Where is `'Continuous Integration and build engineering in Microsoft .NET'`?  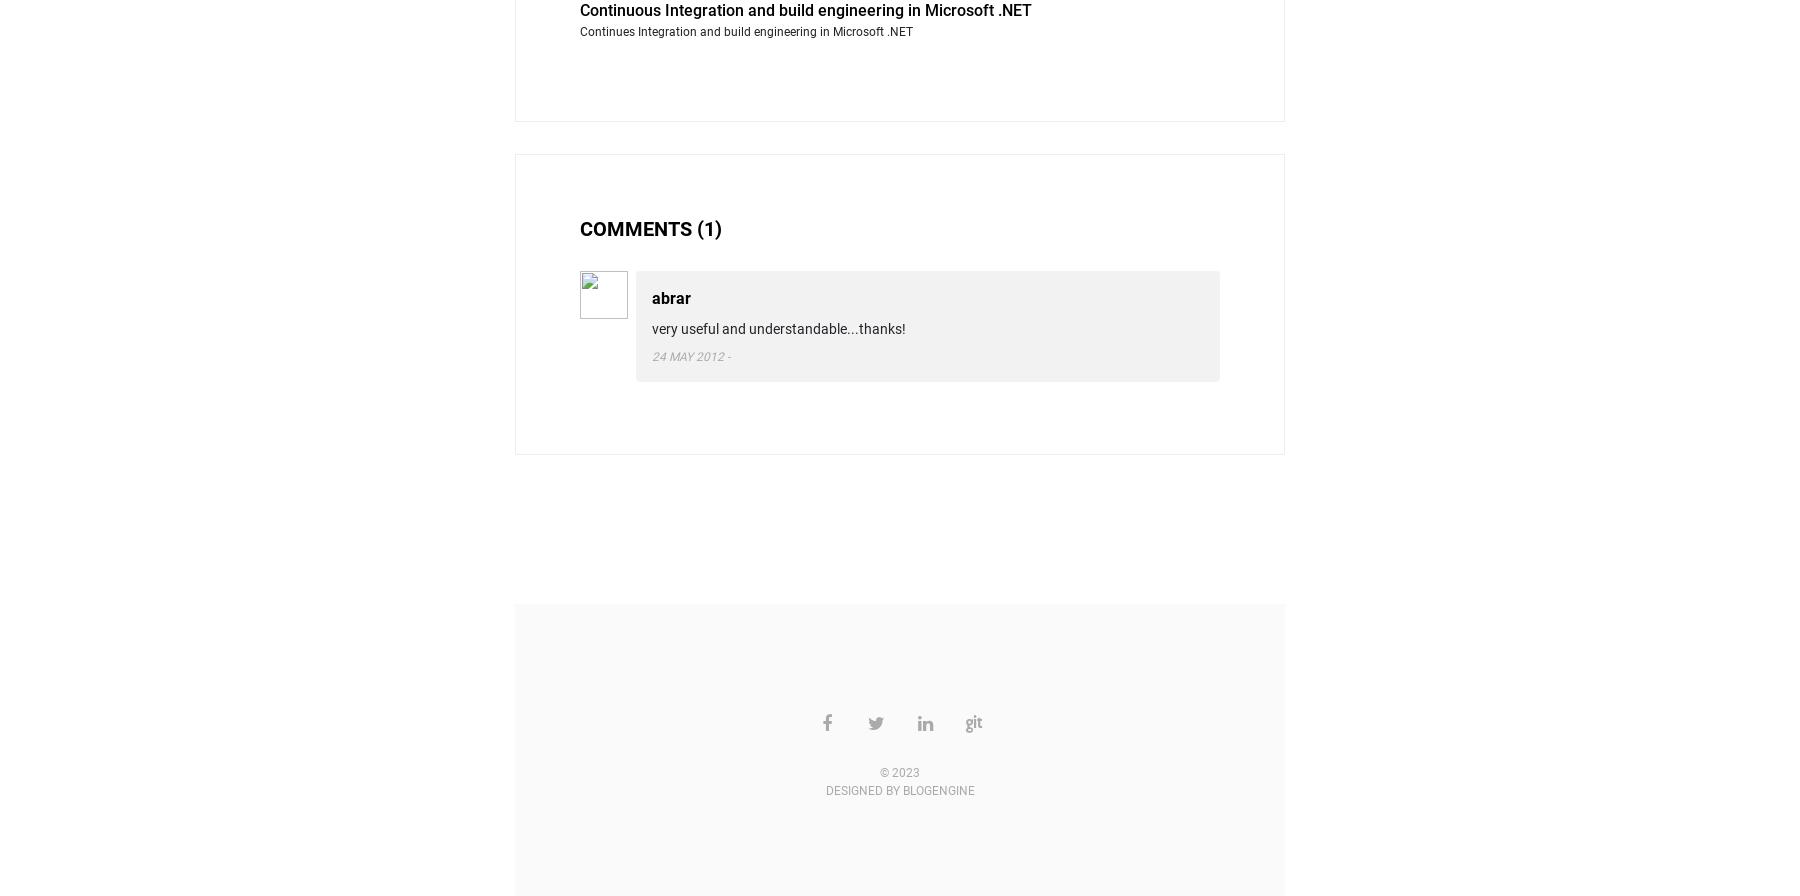 'Continuous Integration and build engineering in Microsoft .NET' is located at coordinates (806, 9).